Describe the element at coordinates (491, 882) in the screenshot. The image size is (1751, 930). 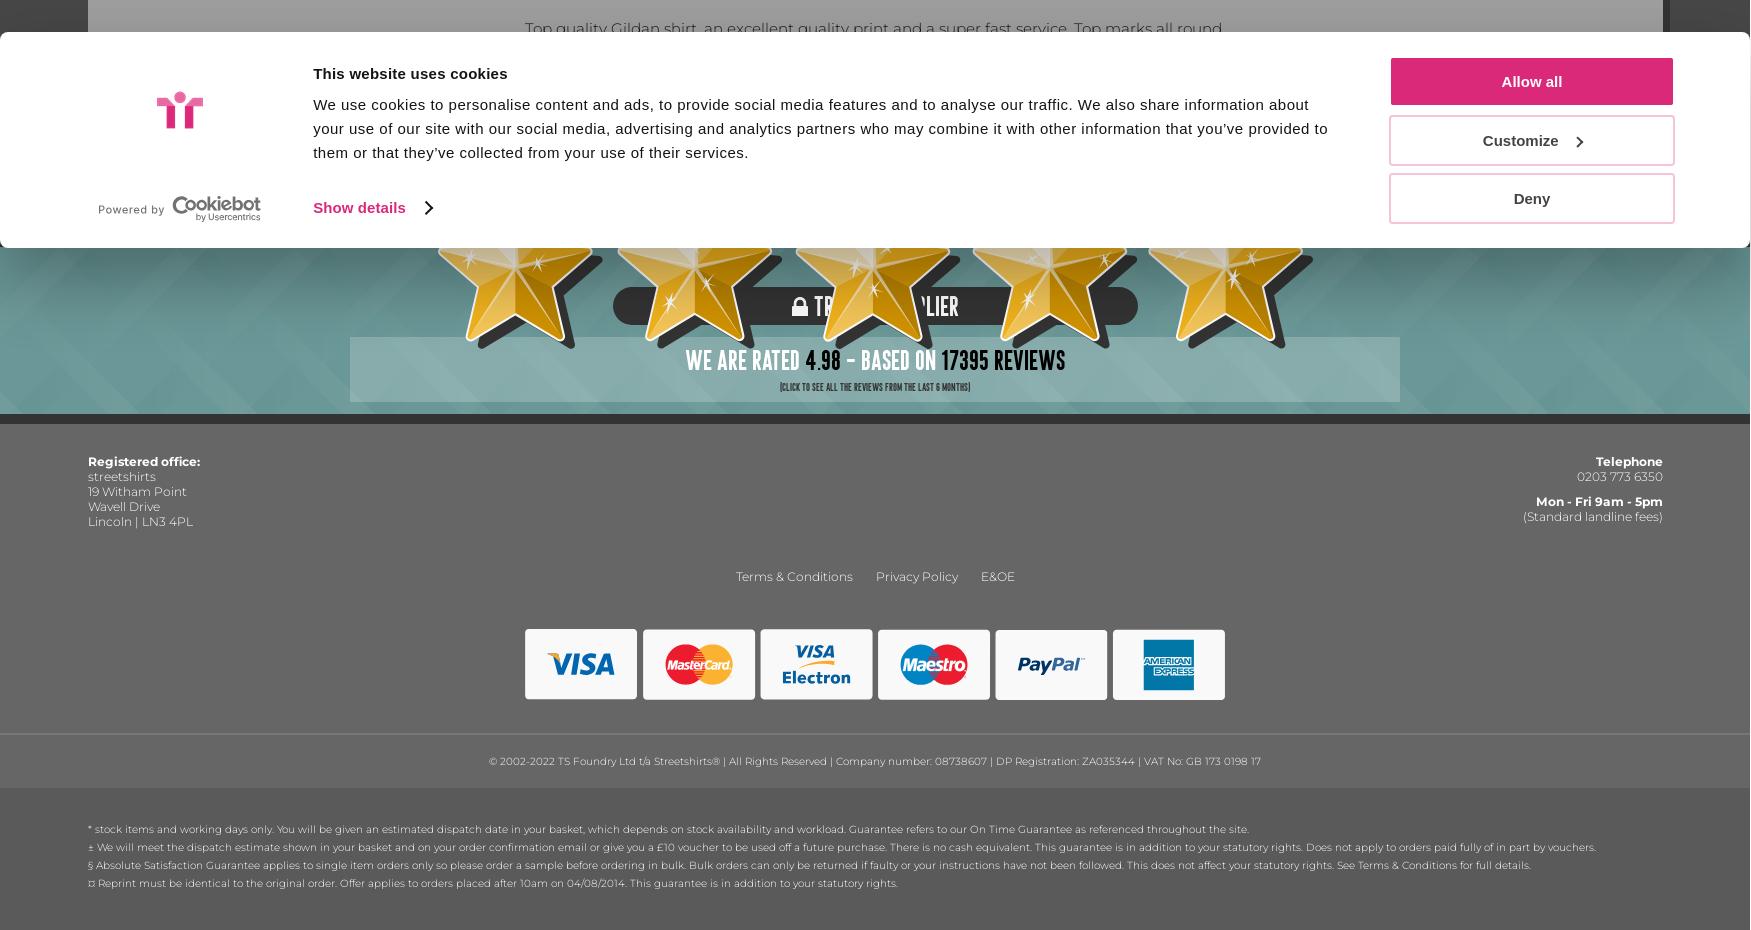
I see `'¤ Reprint must be identical to the original order. Offer applies to orders placed after 10am on 04/08/2014. This guarantee is in addition to your statutory rights.'` at that location.